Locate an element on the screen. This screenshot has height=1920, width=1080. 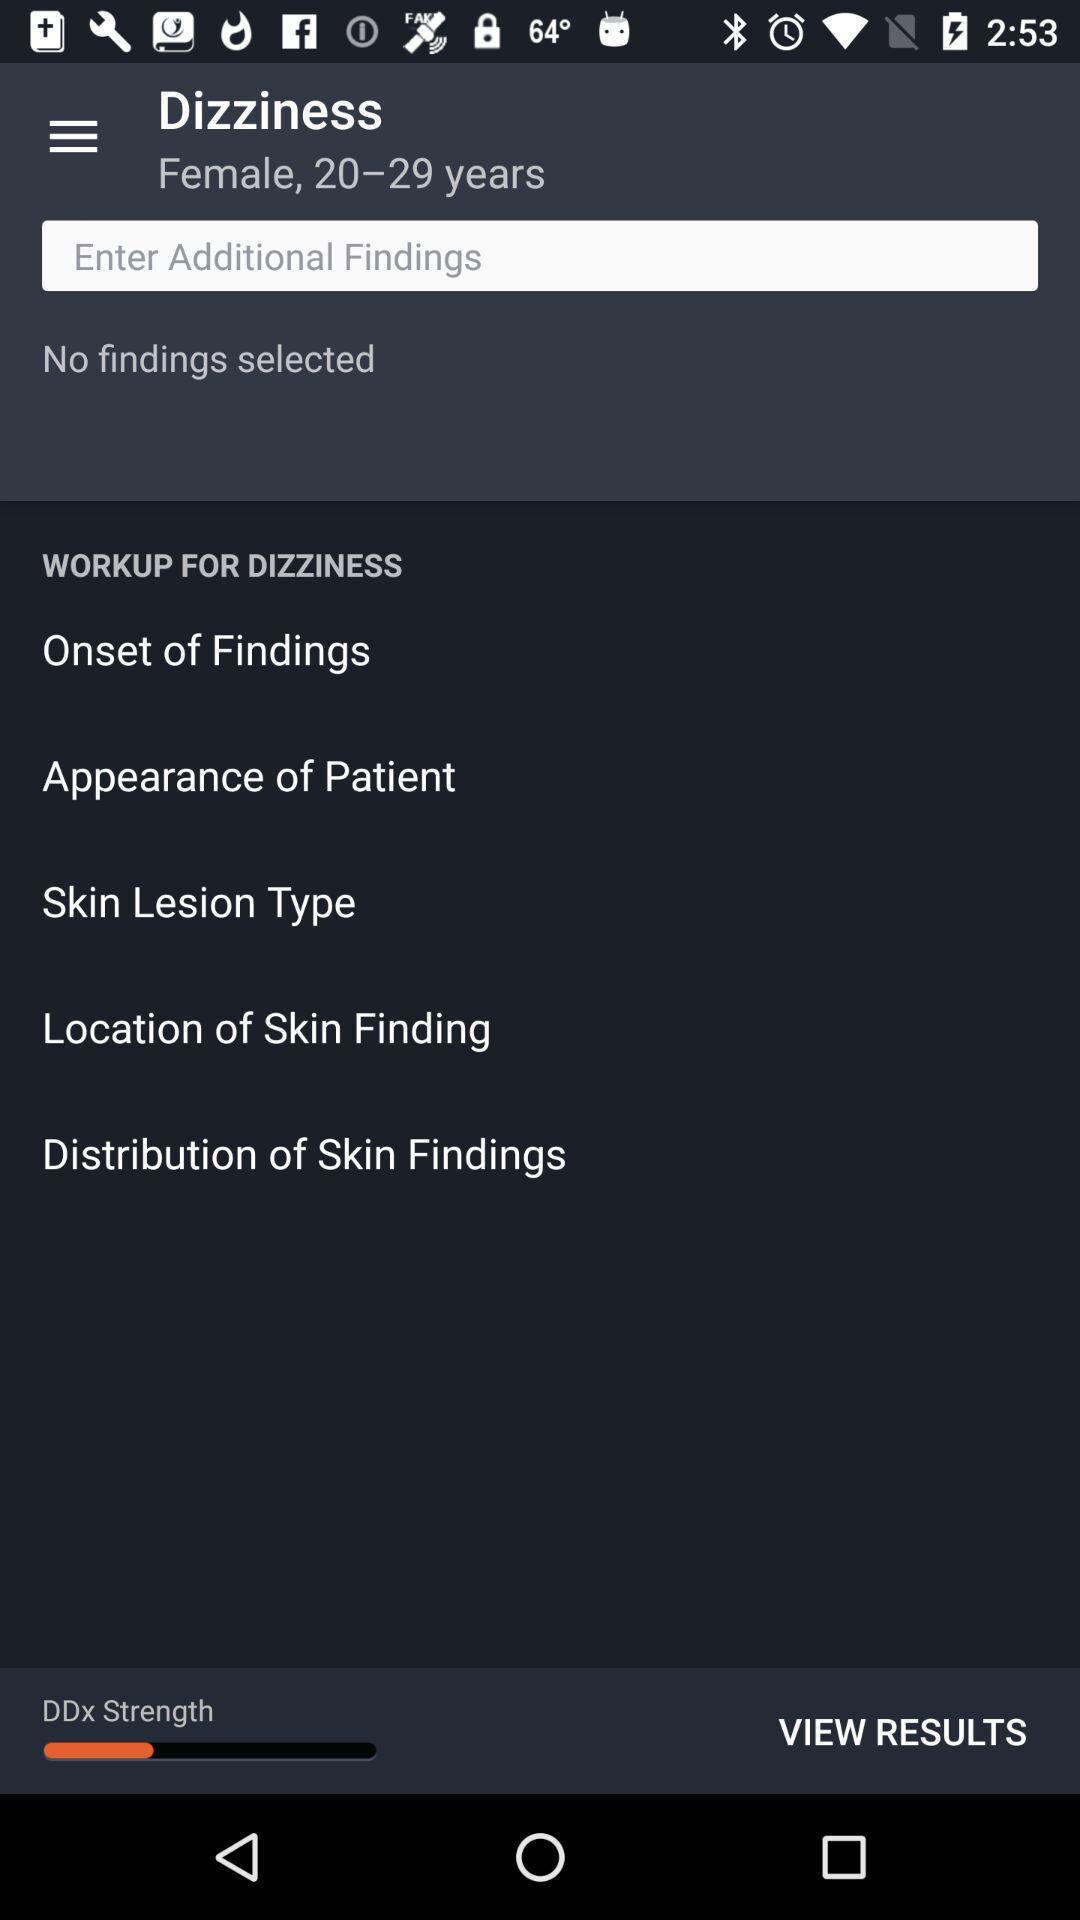
appearance of patient icon is located at coordinates (540, 773).